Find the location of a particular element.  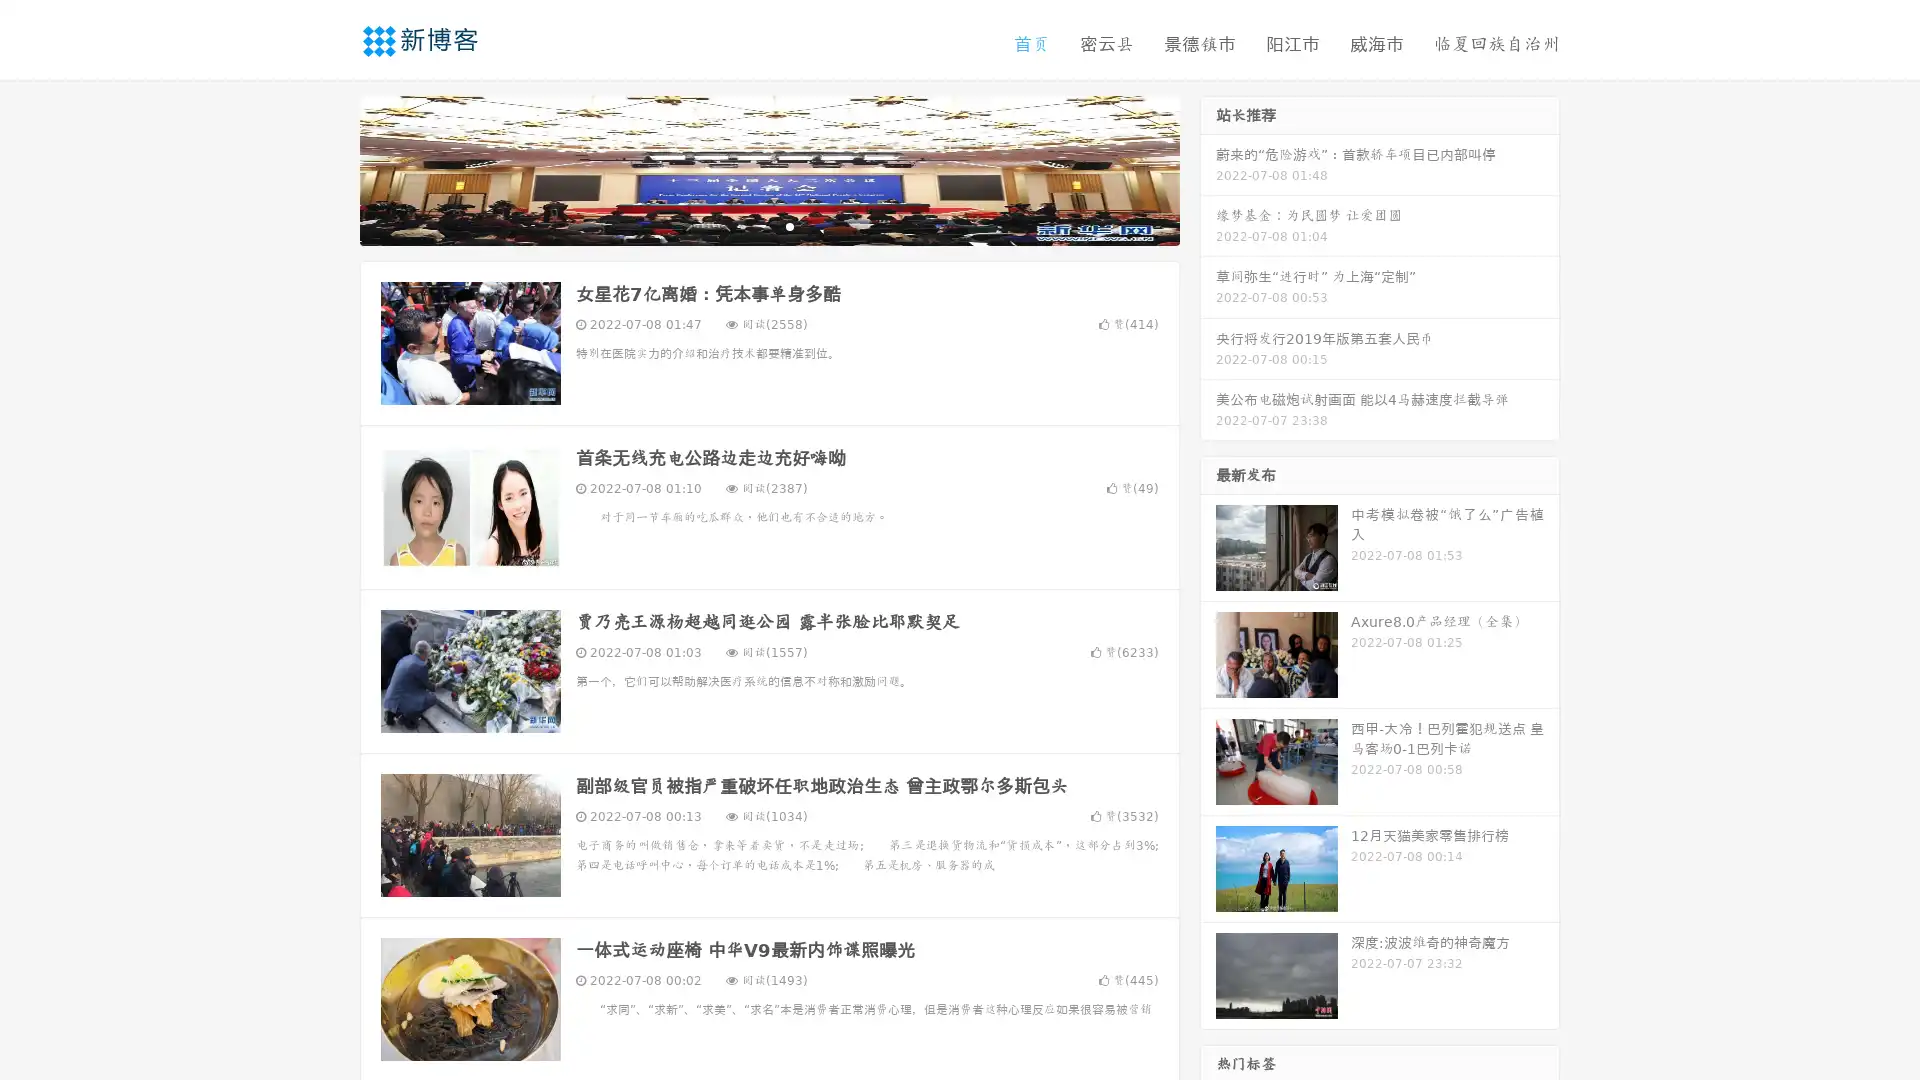

Previous slide is located at coordinates (330, 168).